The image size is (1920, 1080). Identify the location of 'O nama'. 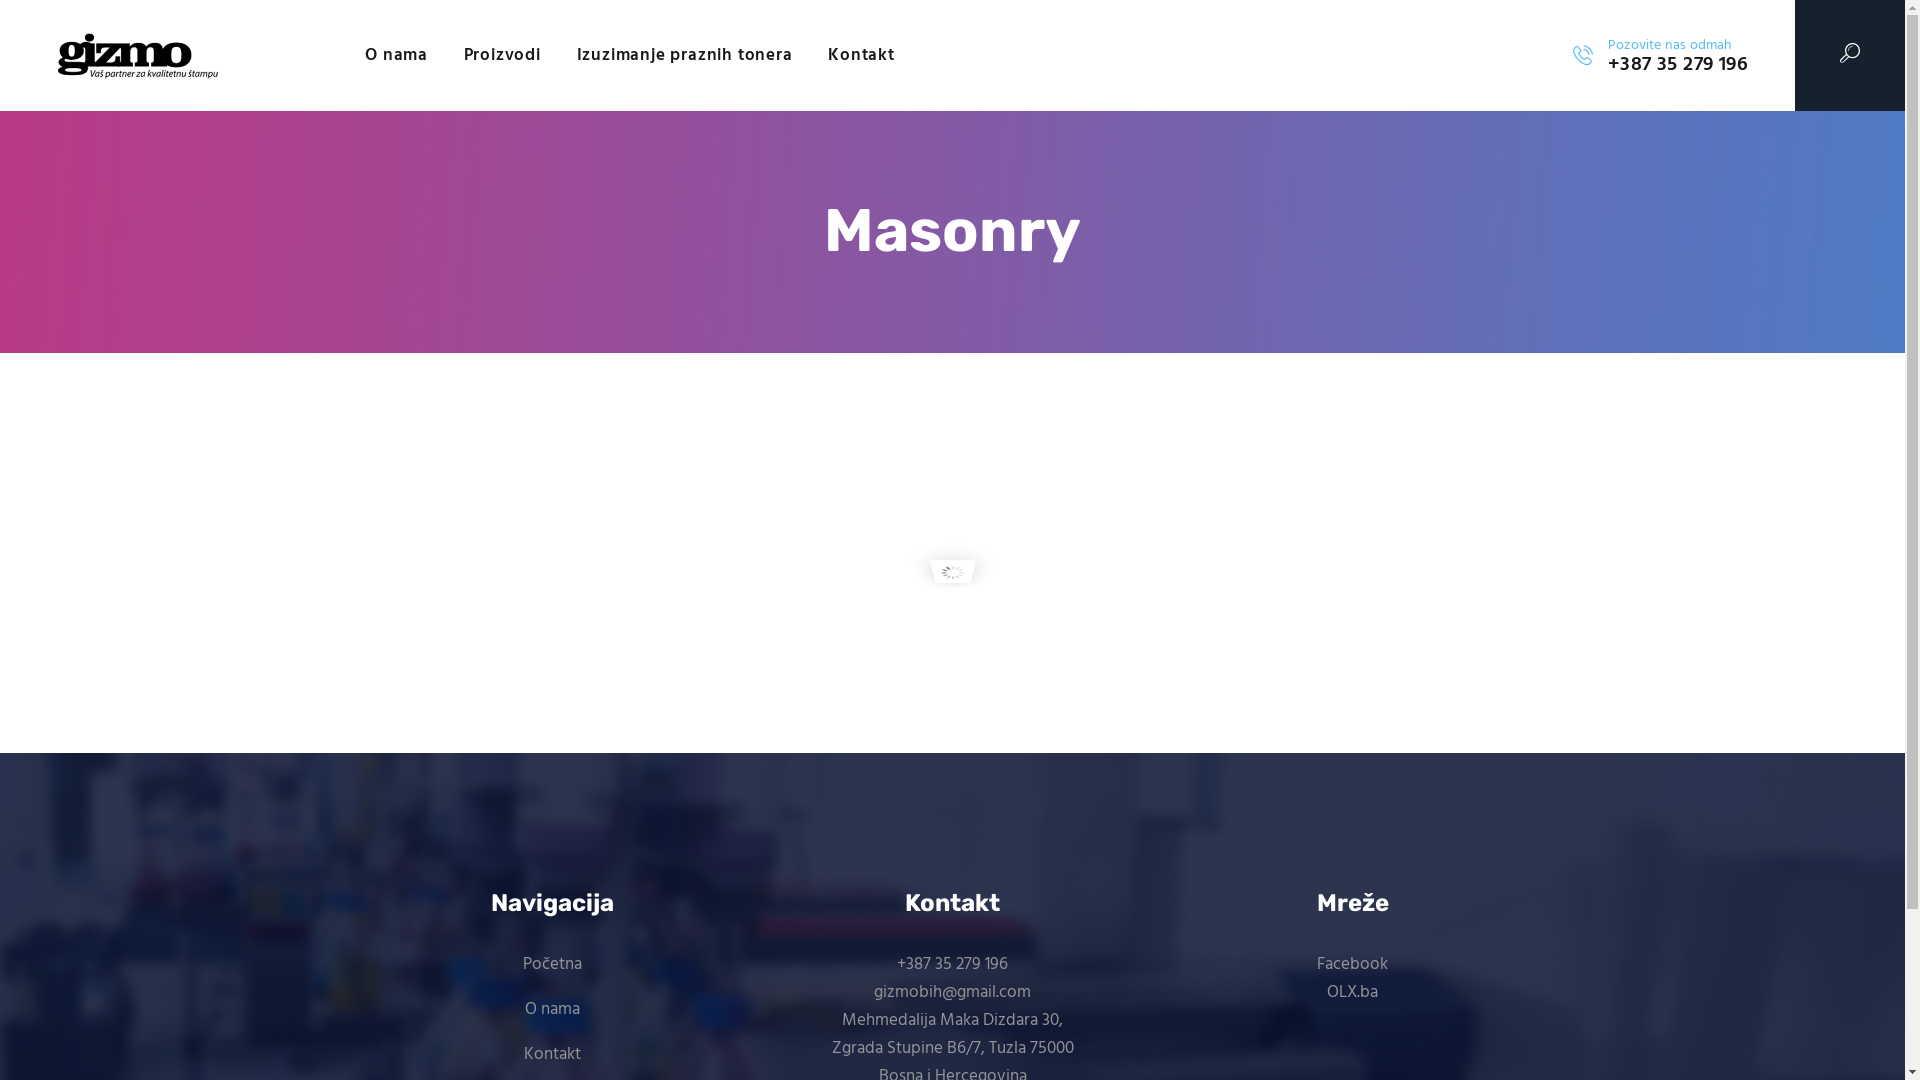
(396, 55).